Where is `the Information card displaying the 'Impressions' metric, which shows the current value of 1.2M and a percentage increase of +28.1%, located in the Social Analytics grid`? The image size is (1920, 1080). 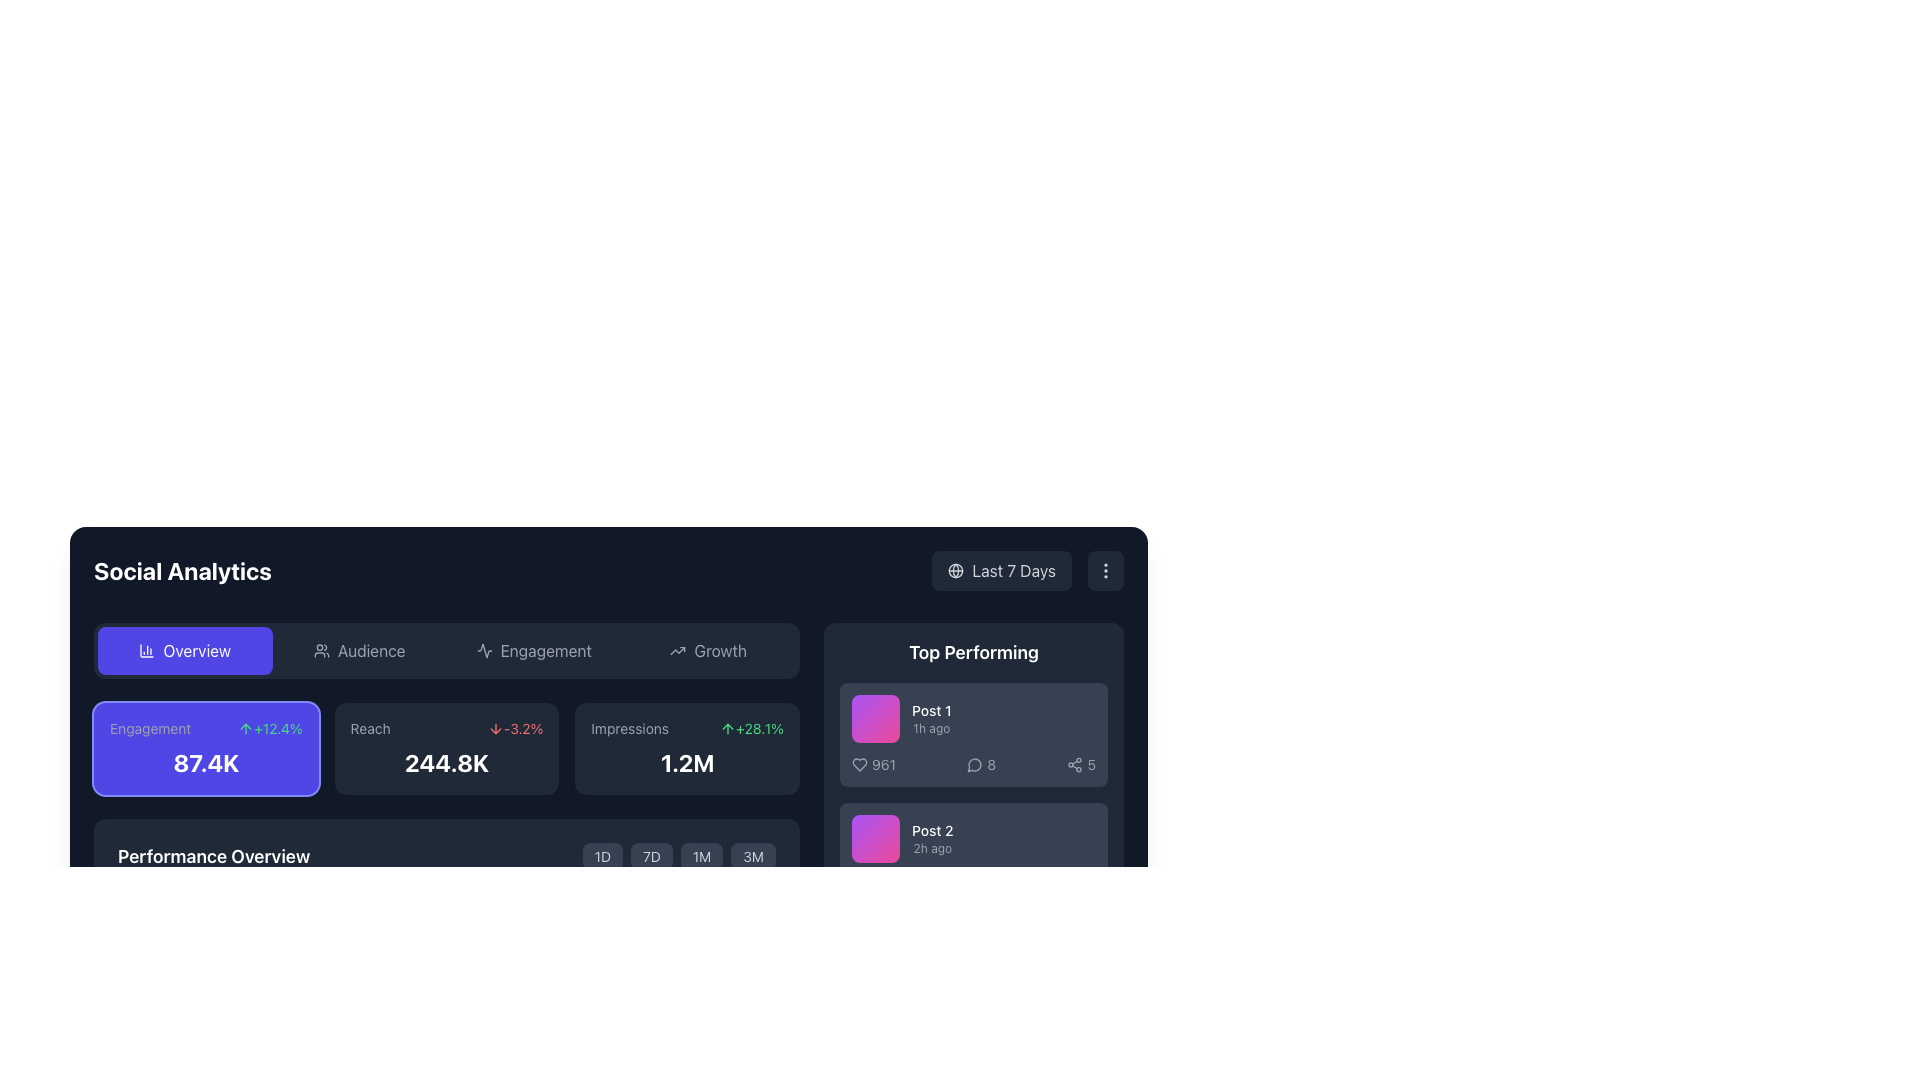 the Information card displaying the 'Impressions' metric, which shows the current value of 1.2M and a percentage increase of +28.1%, located in the Social Analytics grid is located at coordinates (687, 748).